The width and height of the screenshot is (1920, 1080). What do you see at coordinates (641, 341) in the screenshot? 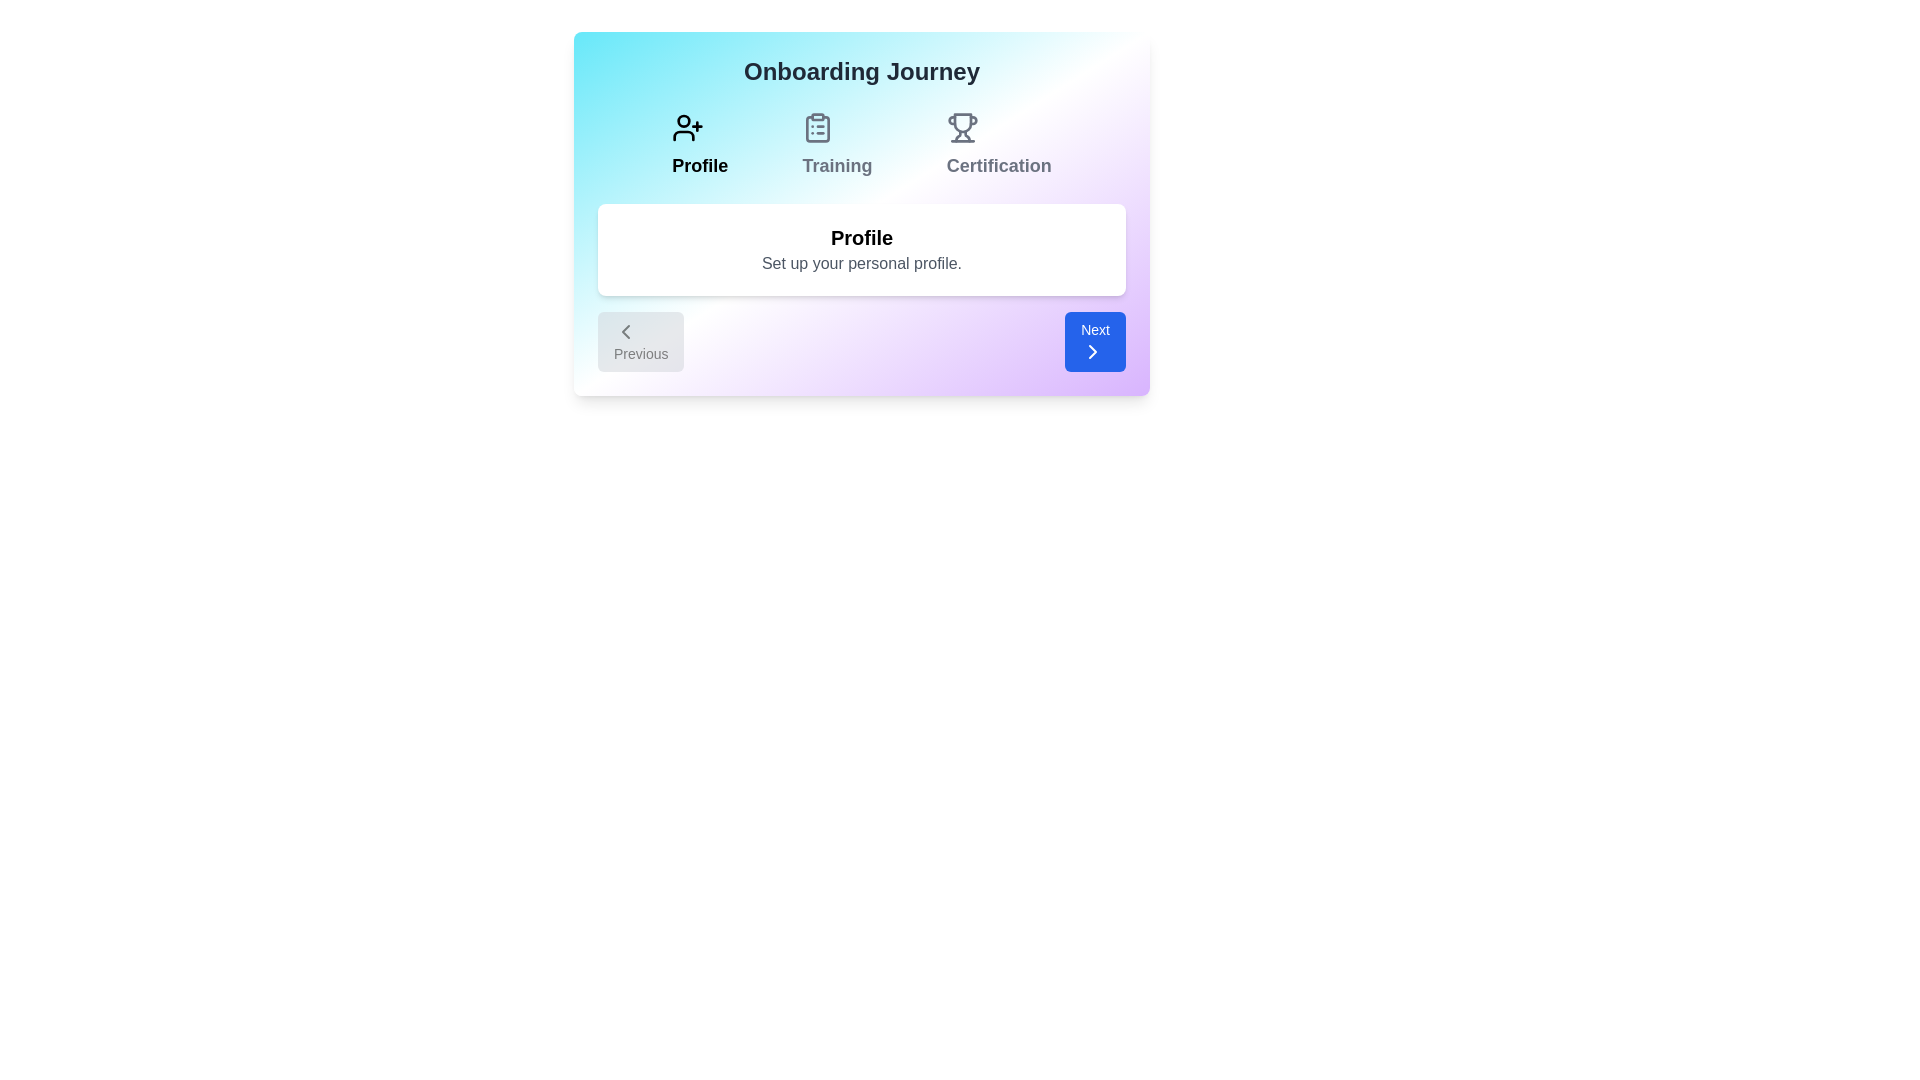
I see `the 'Previous' button to navigate to the previous onboarding step` at bounding box center [641, 341].